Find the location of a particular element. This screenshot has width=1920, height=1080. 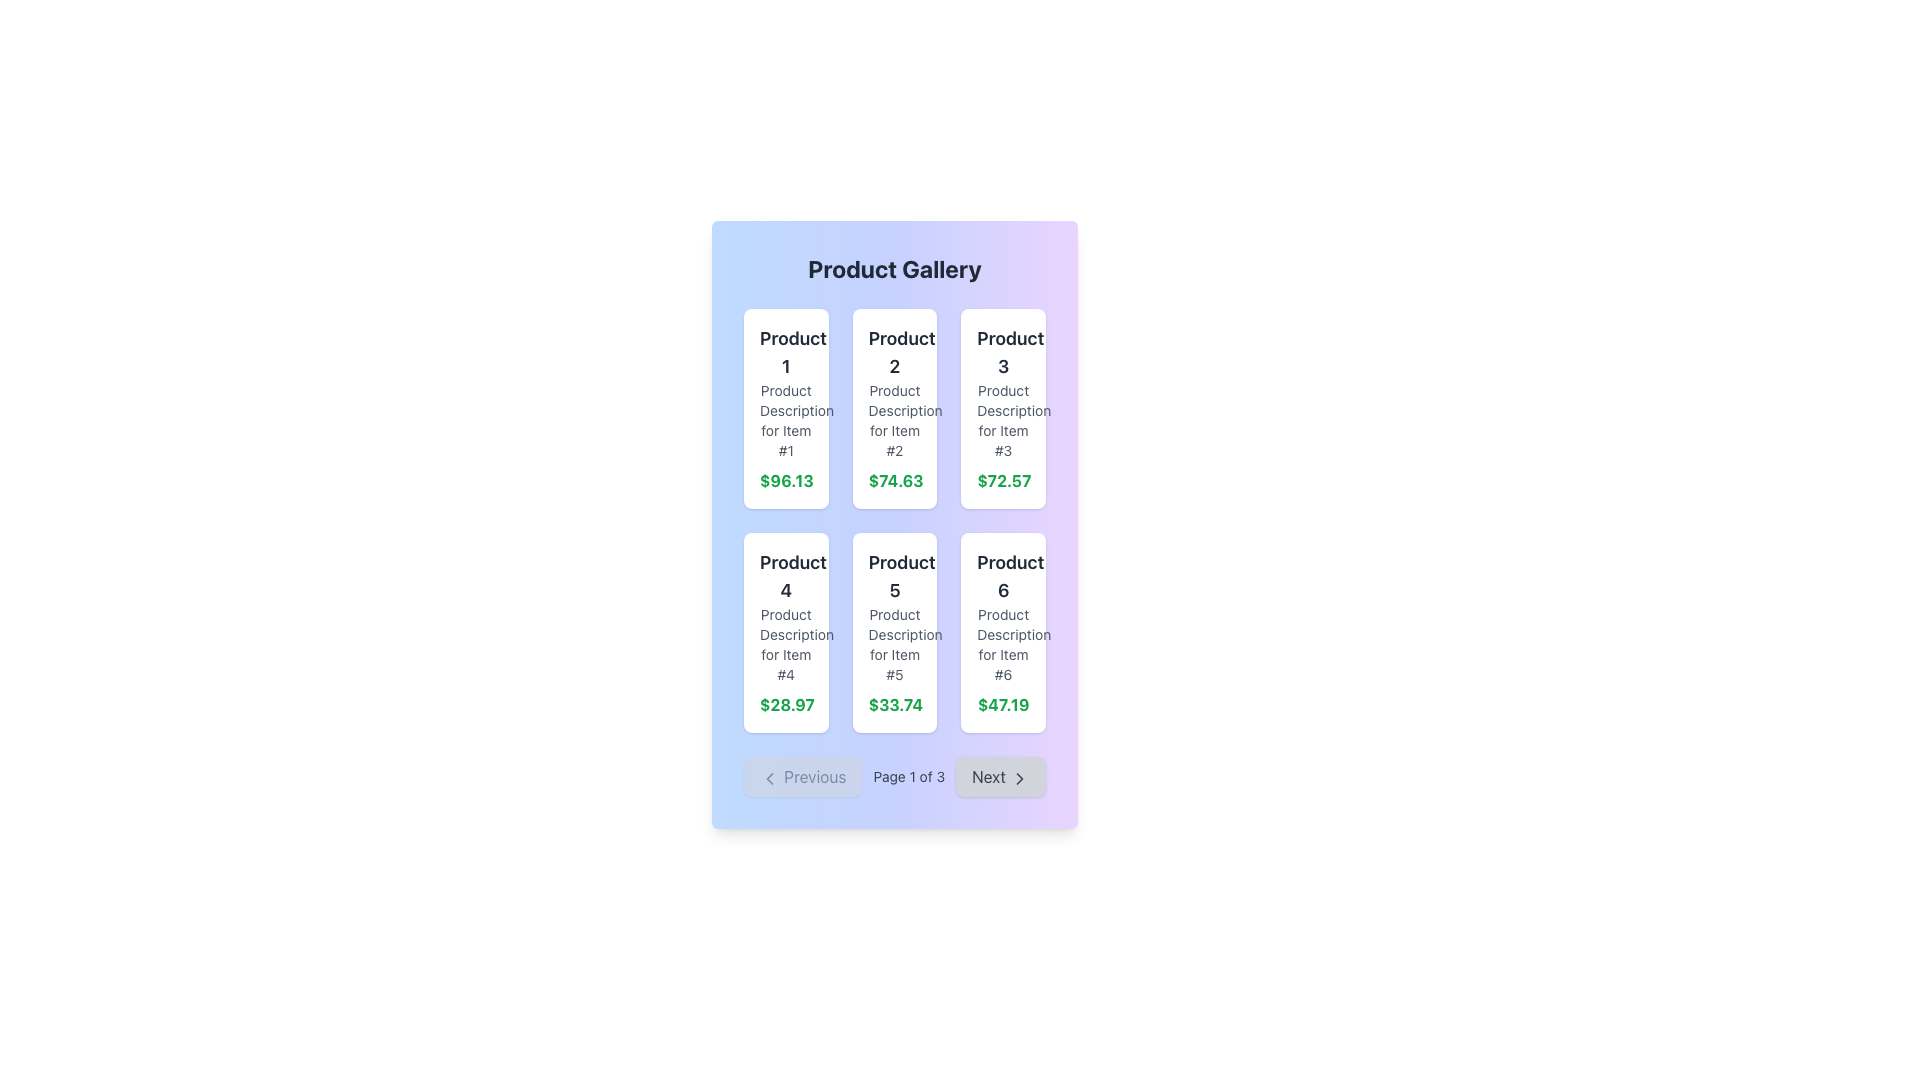

the Text Label that serves as the title and identifier for the product represented by the card, located at the top of the product card is located at coordinates (785, 352).